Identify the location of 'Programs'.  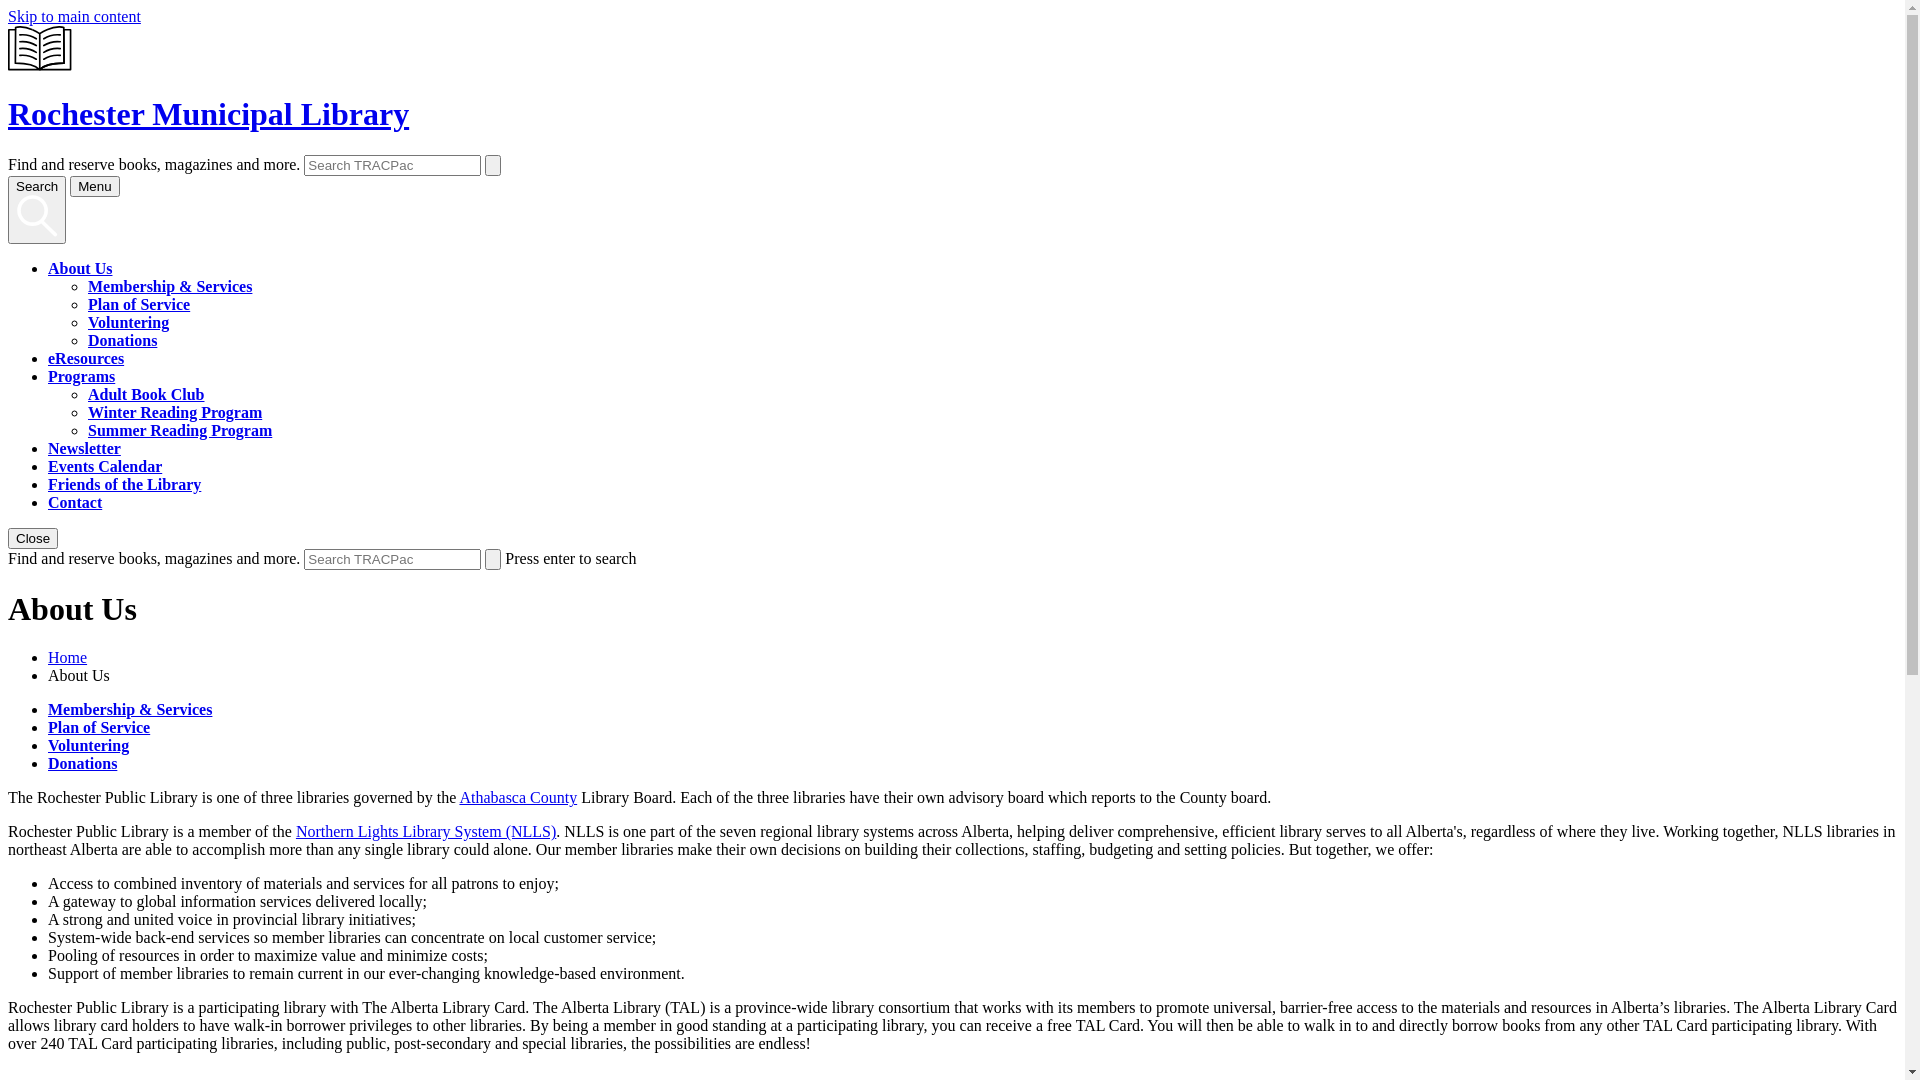
(80, 376).